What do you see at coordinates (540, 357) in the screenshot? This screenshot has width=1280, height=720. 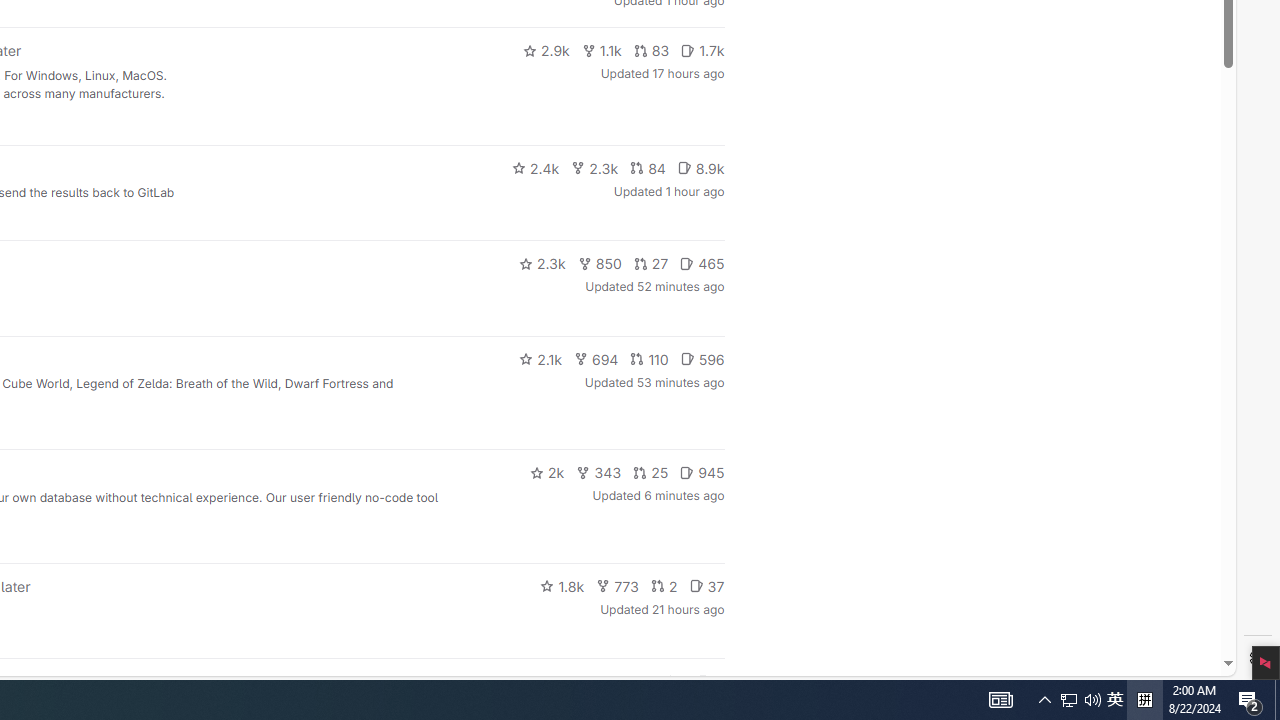 I see `'2.1k'` at bounding box center [540, 357].